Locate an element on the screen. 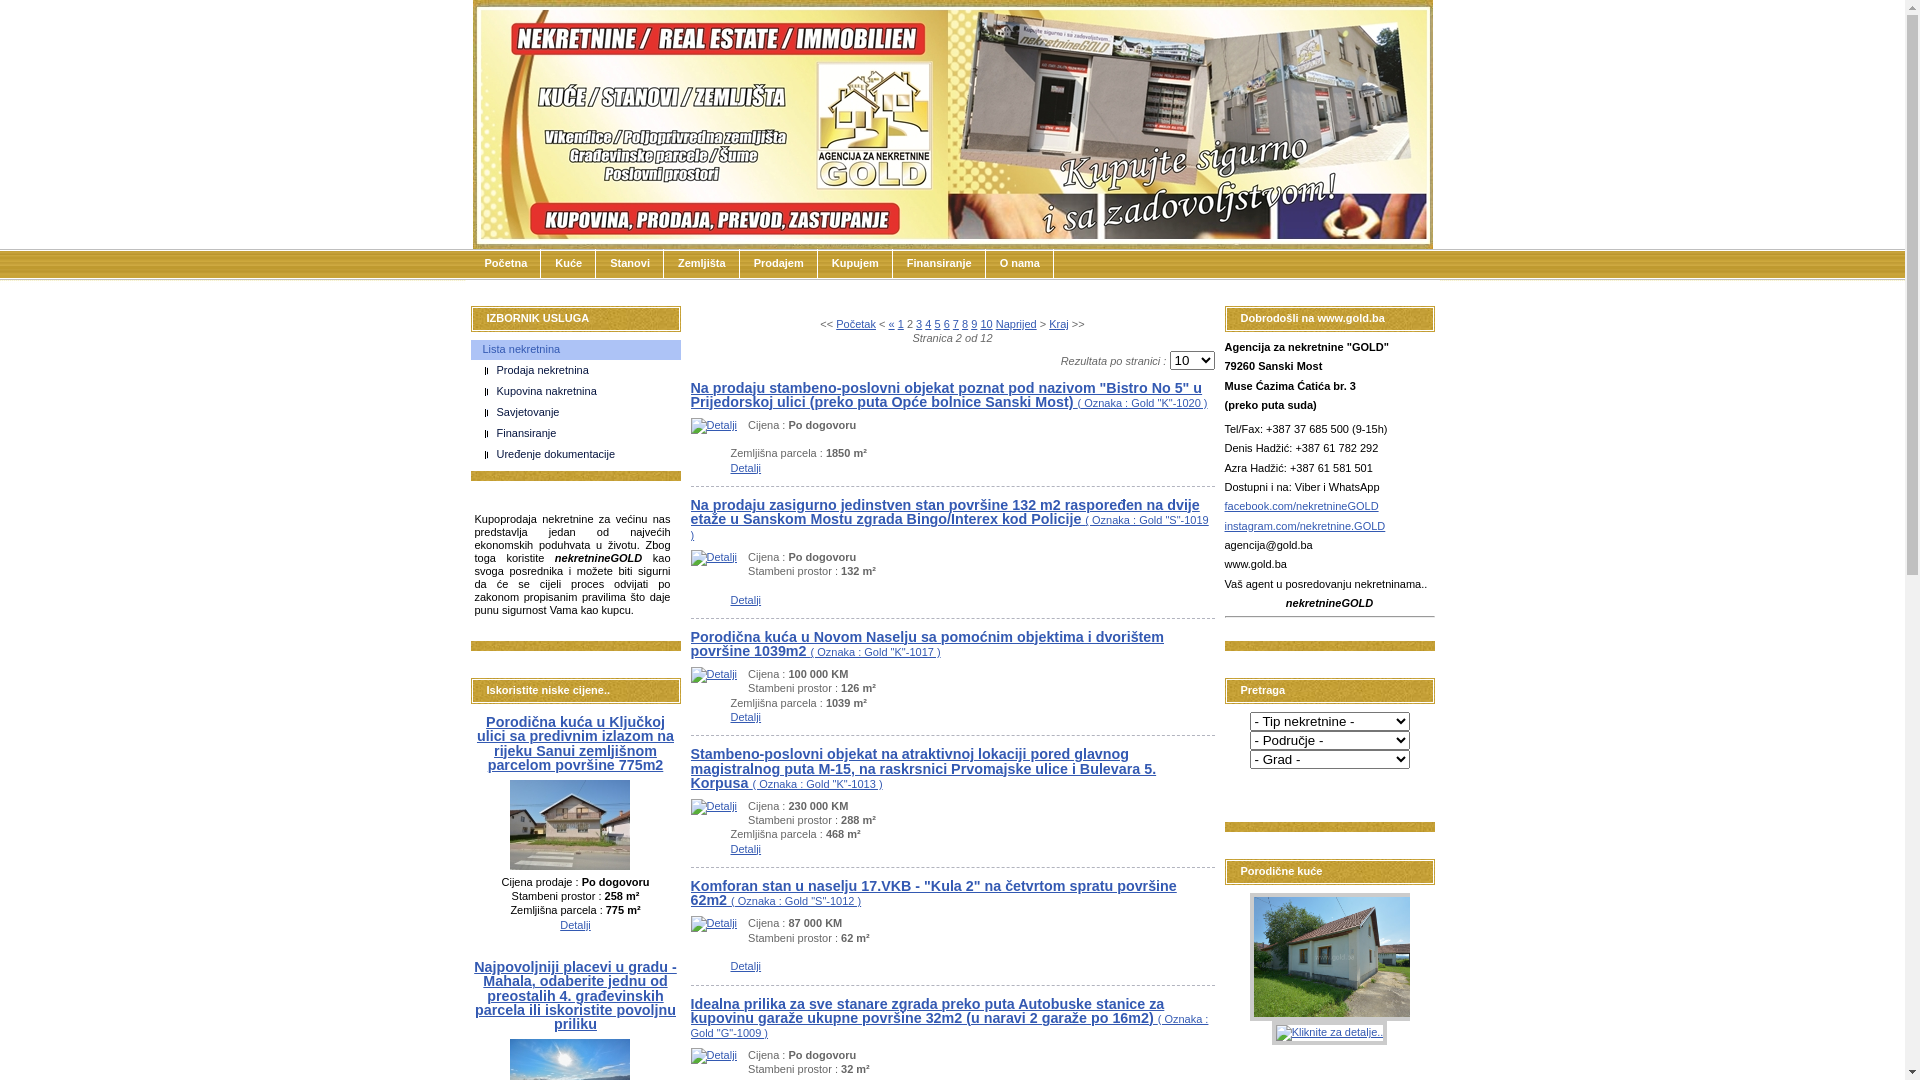 The height and width of the screenshot is (1080, 1920). 'Detalji' is located at coordinates (509, 865).